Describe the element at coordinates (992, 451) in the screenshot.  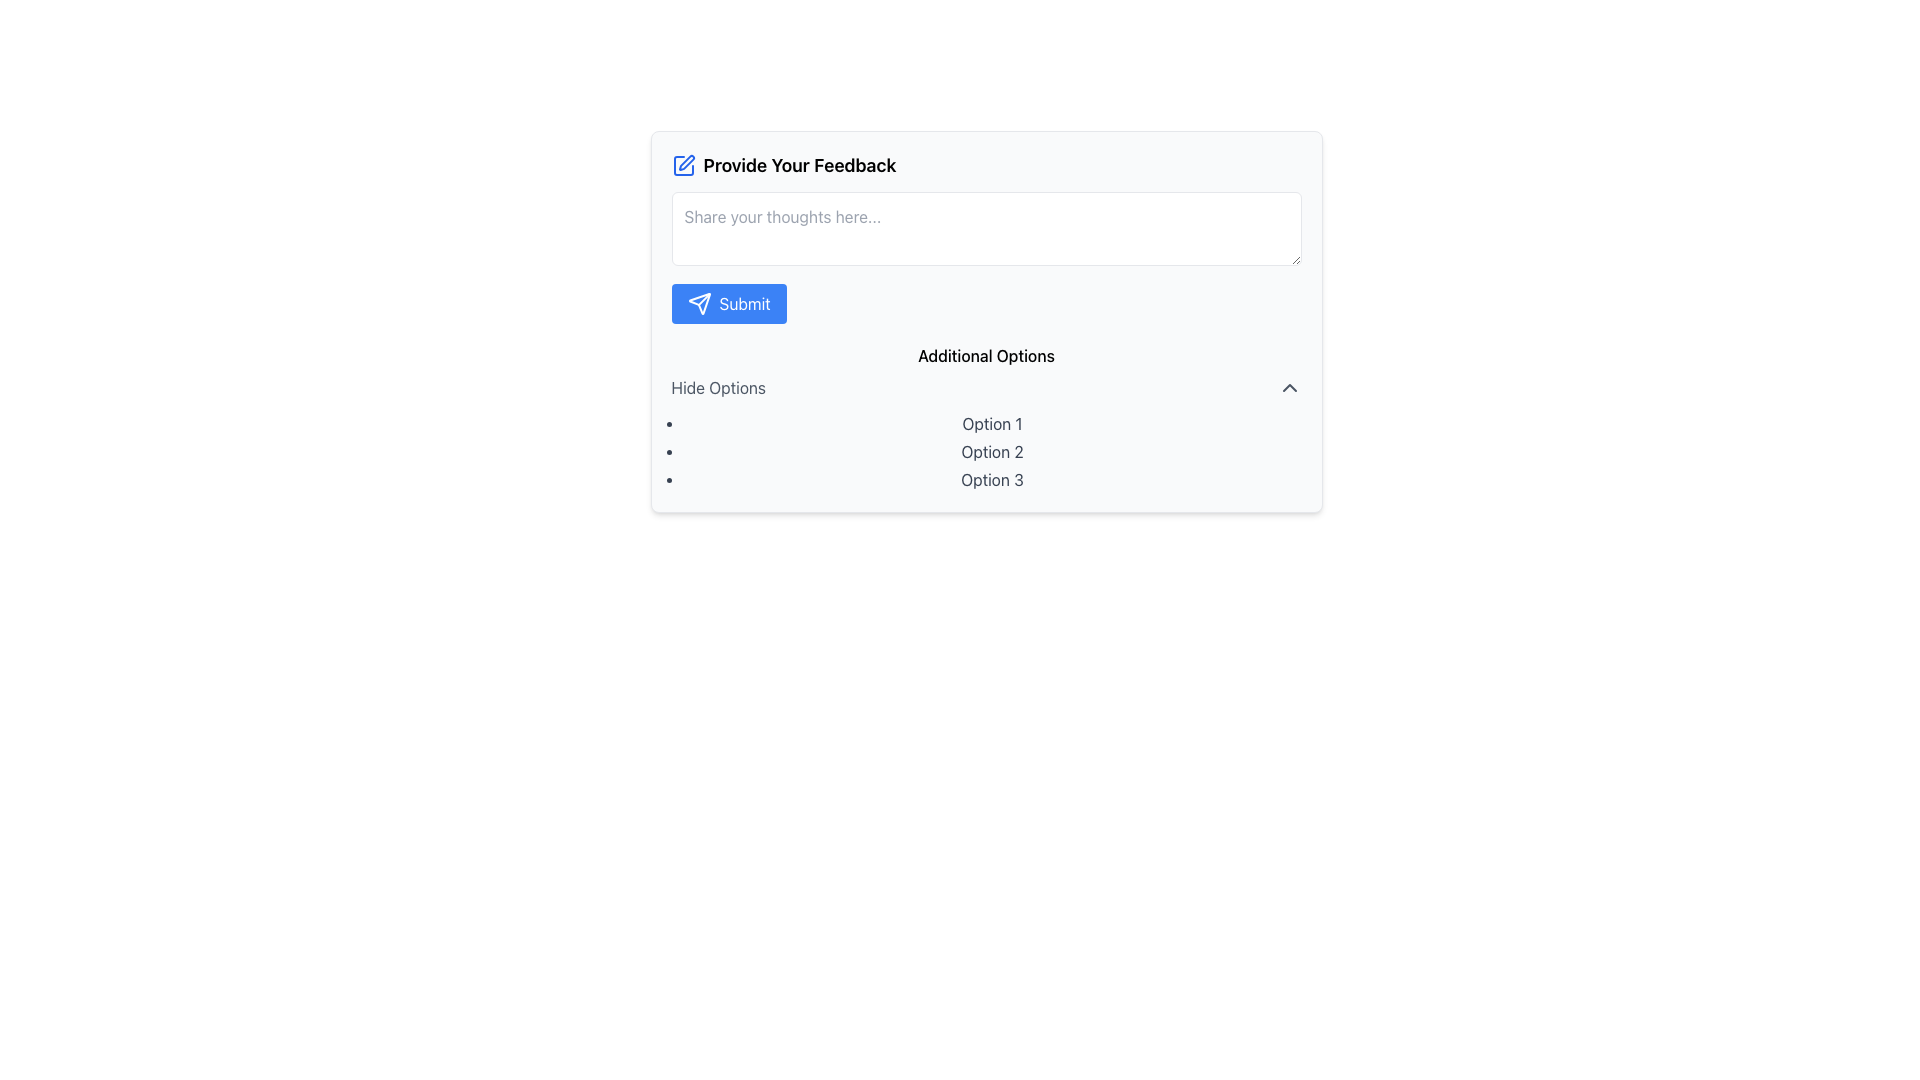
I see `the list item labeled 'Option 2' to change its color from gray to black` at that location.